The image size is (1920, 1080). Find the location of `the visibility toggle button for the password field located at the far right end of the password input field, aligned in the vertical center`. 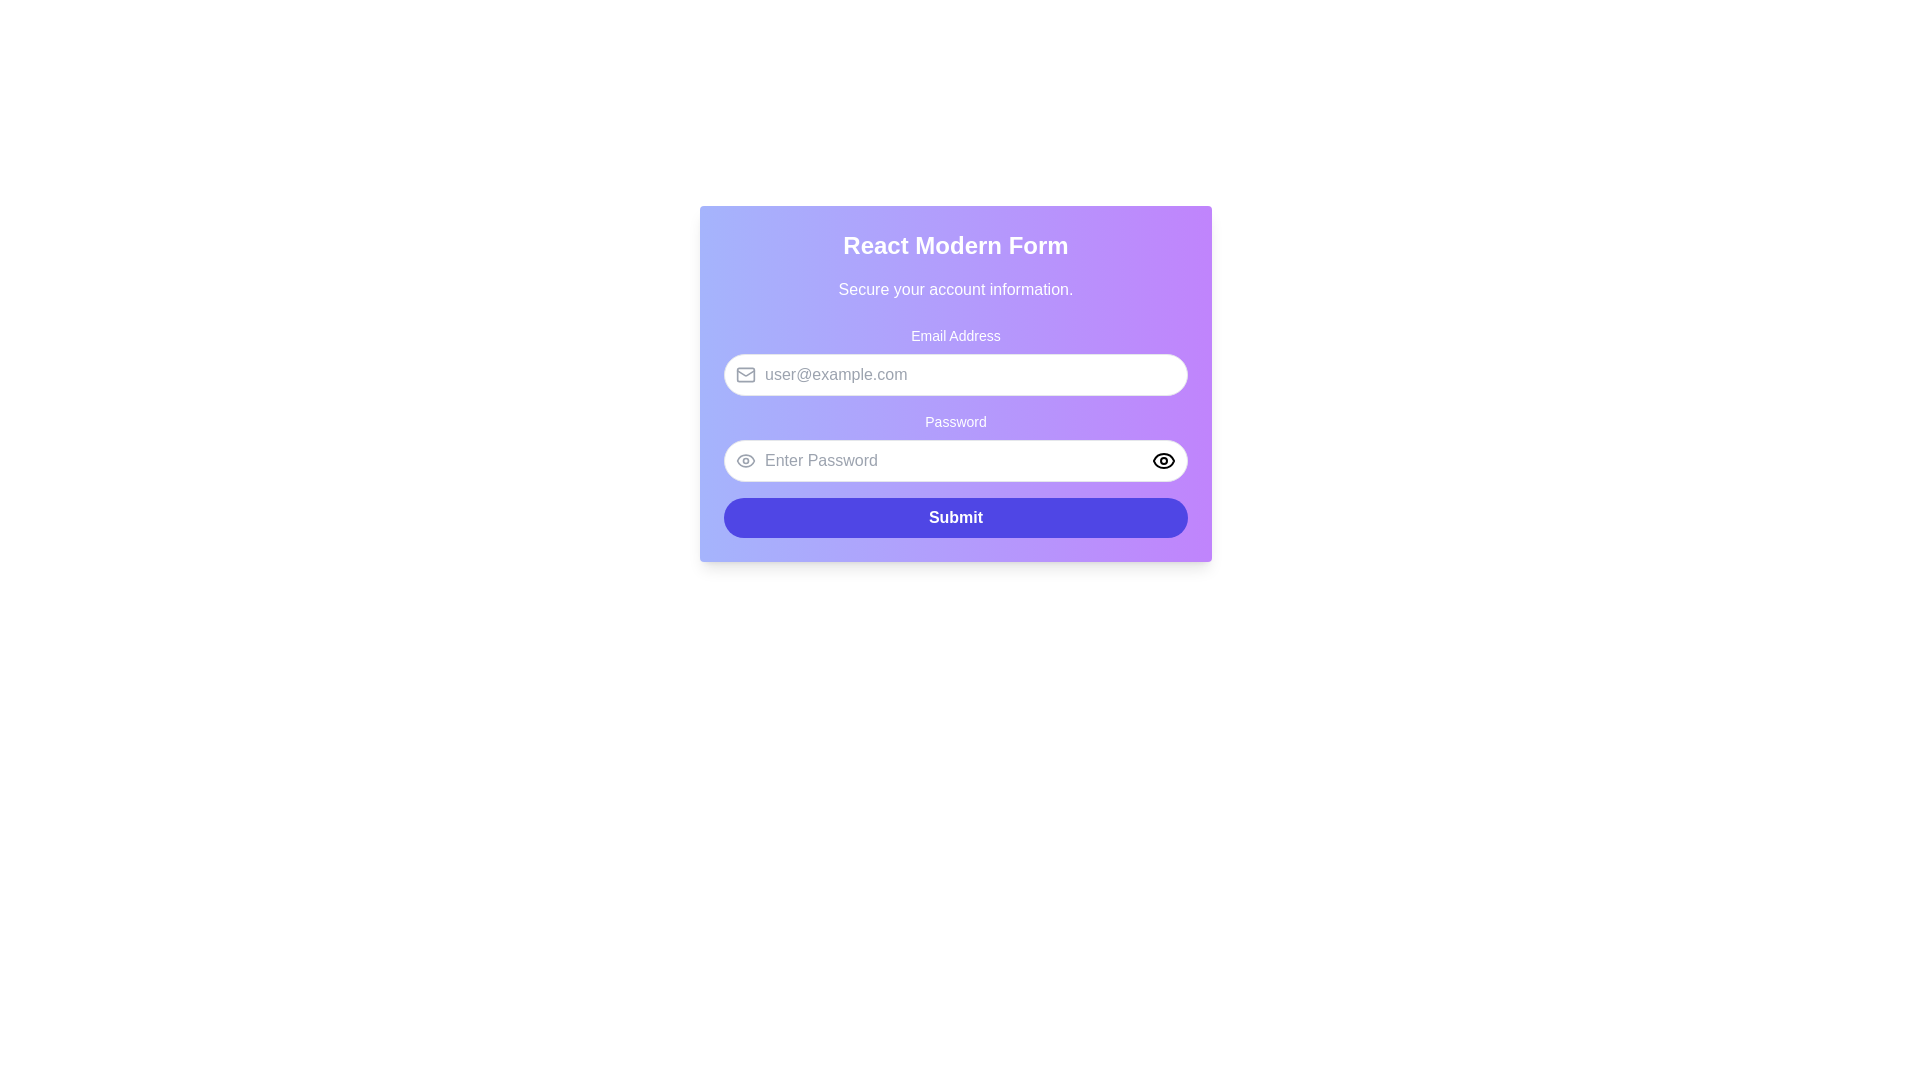

the visibility toggle button for the password field located at the far right end of the password input field, aligned in the vertical center is located at coordinates (1163, 461).